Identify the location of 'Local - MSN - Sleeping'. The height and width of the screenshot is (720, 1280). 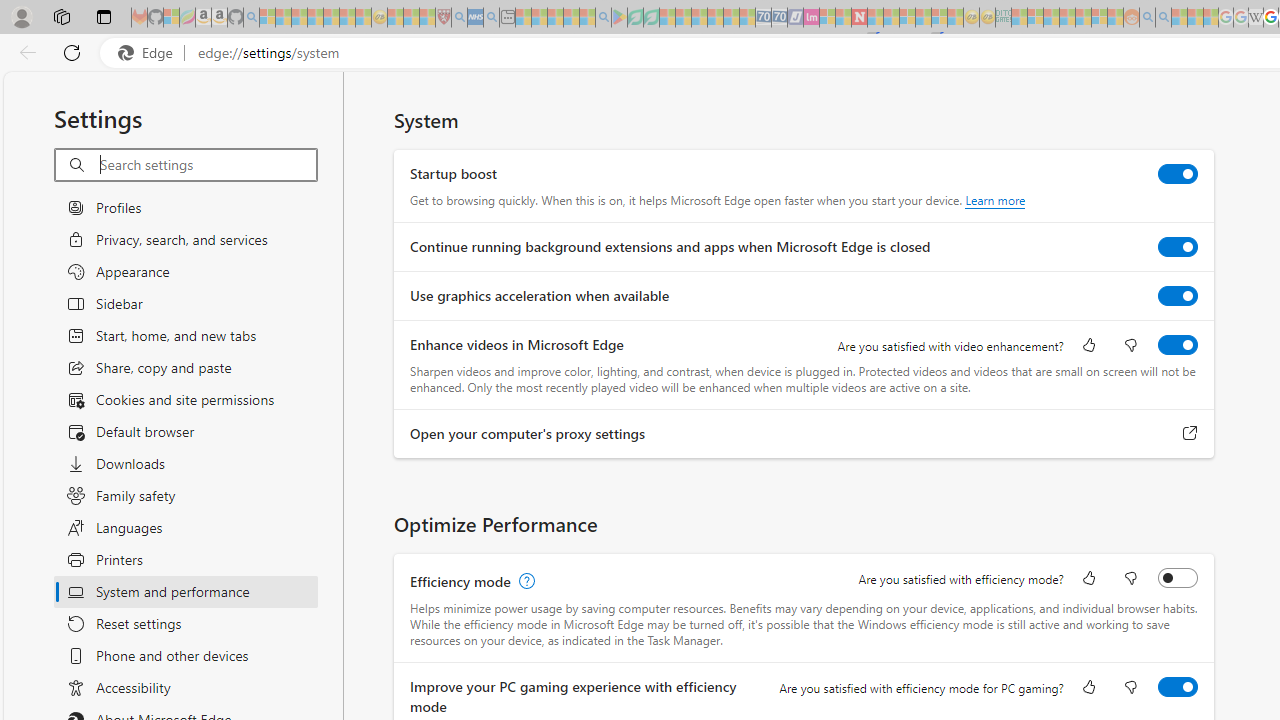
(426, 17).